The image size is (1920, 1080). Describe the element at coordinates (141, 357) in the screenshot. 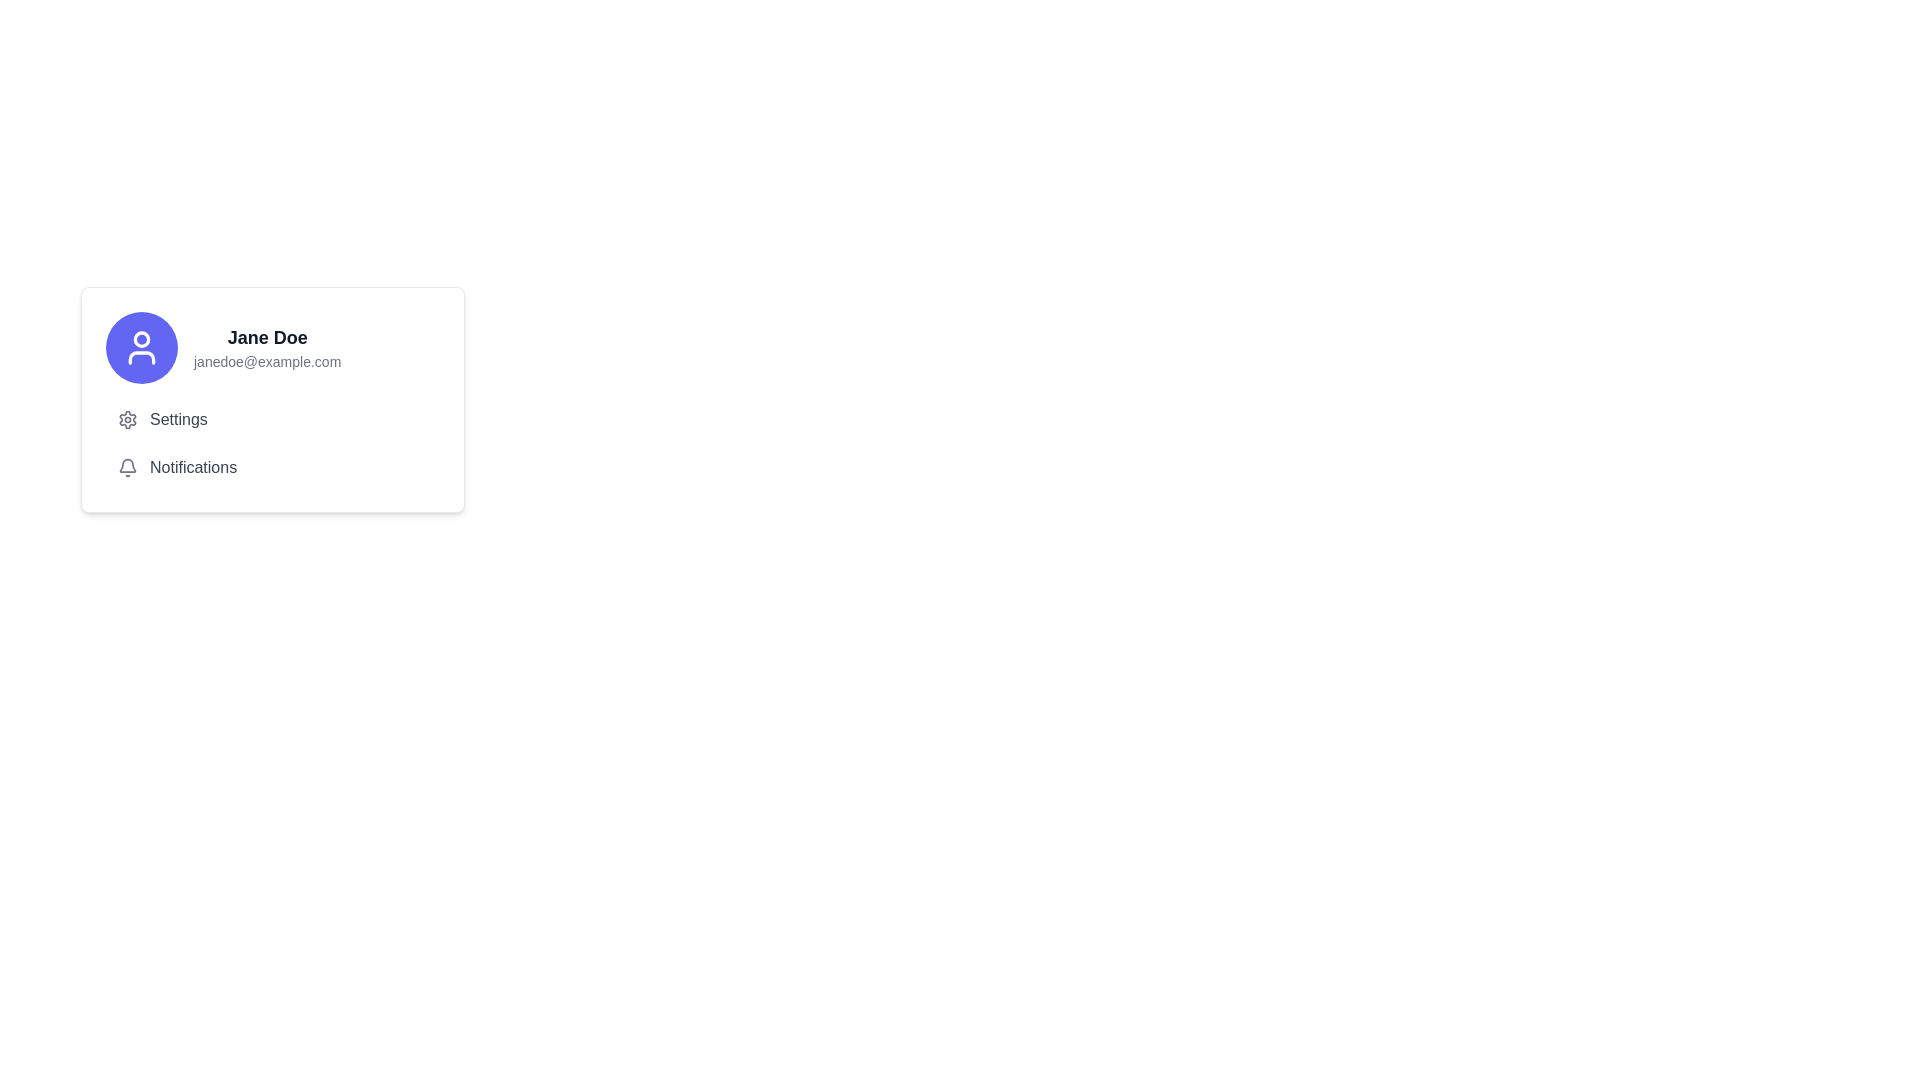

I see `the lower-half of the human figure icon within the circular blue background of the user profile icon, located on the left side of the card layout` at that location.